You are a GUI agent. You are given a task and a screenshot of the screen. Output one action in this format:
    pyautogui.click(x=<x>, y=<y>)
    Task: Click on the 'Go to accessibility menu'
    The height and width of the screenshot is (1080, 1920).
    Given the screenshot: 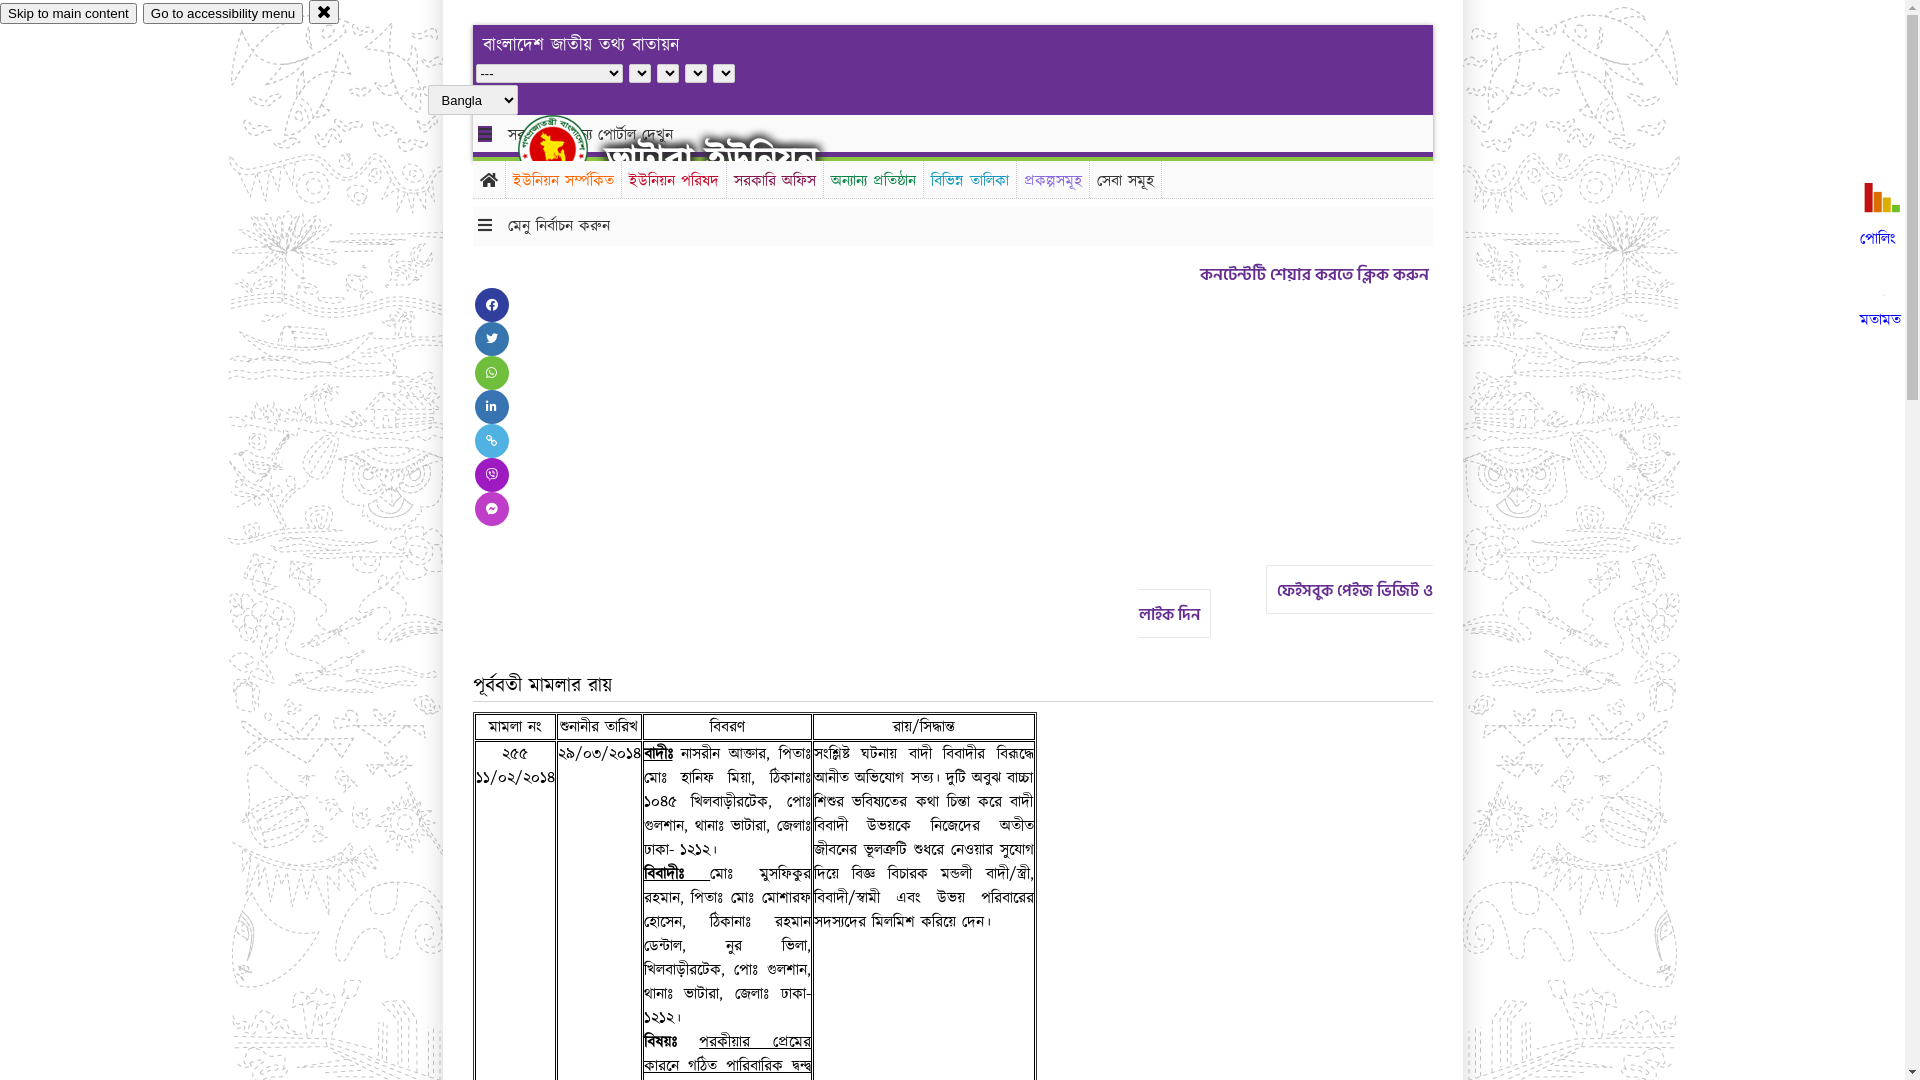 What is the action you would take?
    pyautogui.click(x=222, y=13)
    